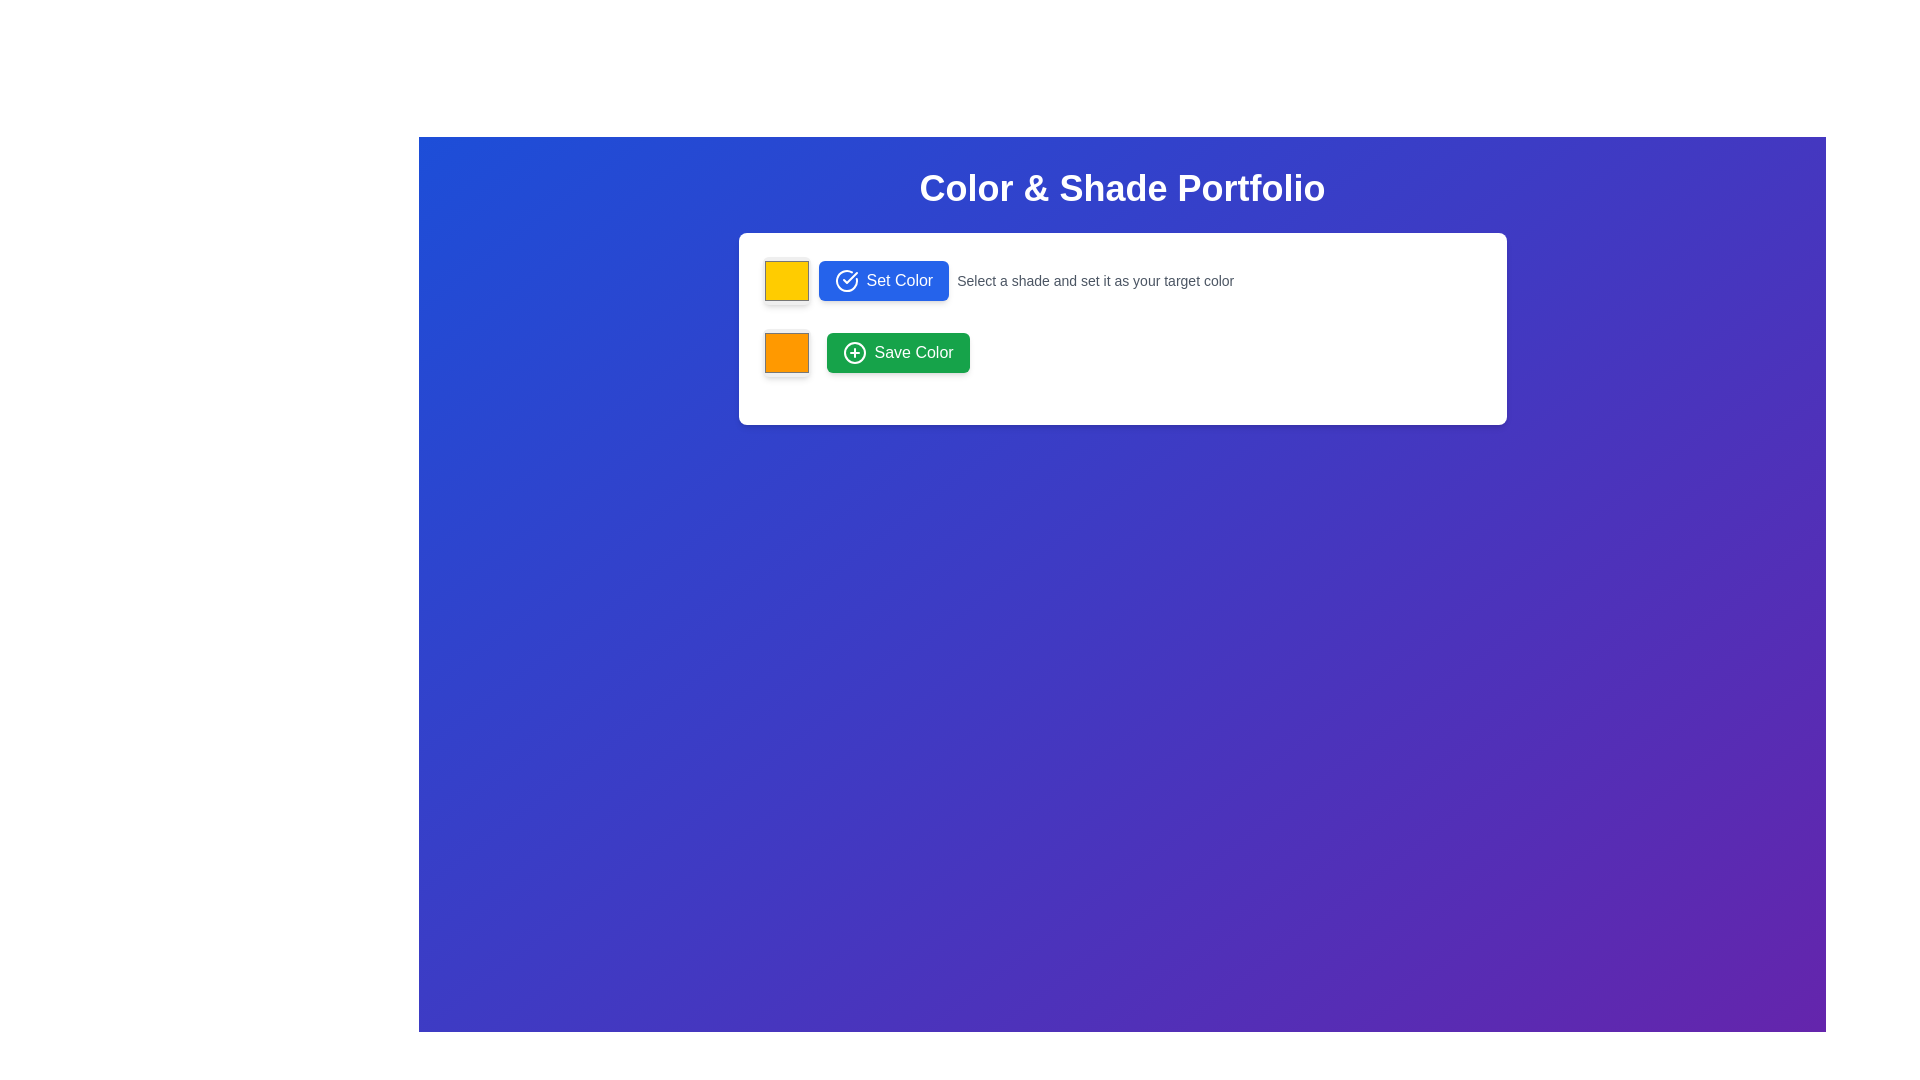 This screenshot has height=1080, width=1920. What do you see at coordinates (1094, 281) in the screenshot?
I see `the static text label that provides instructions for selecting a color and setting it as the target color, located to the right of the 'Set Color' button and the yellow color preview square` at bounding box center [1094, 281].